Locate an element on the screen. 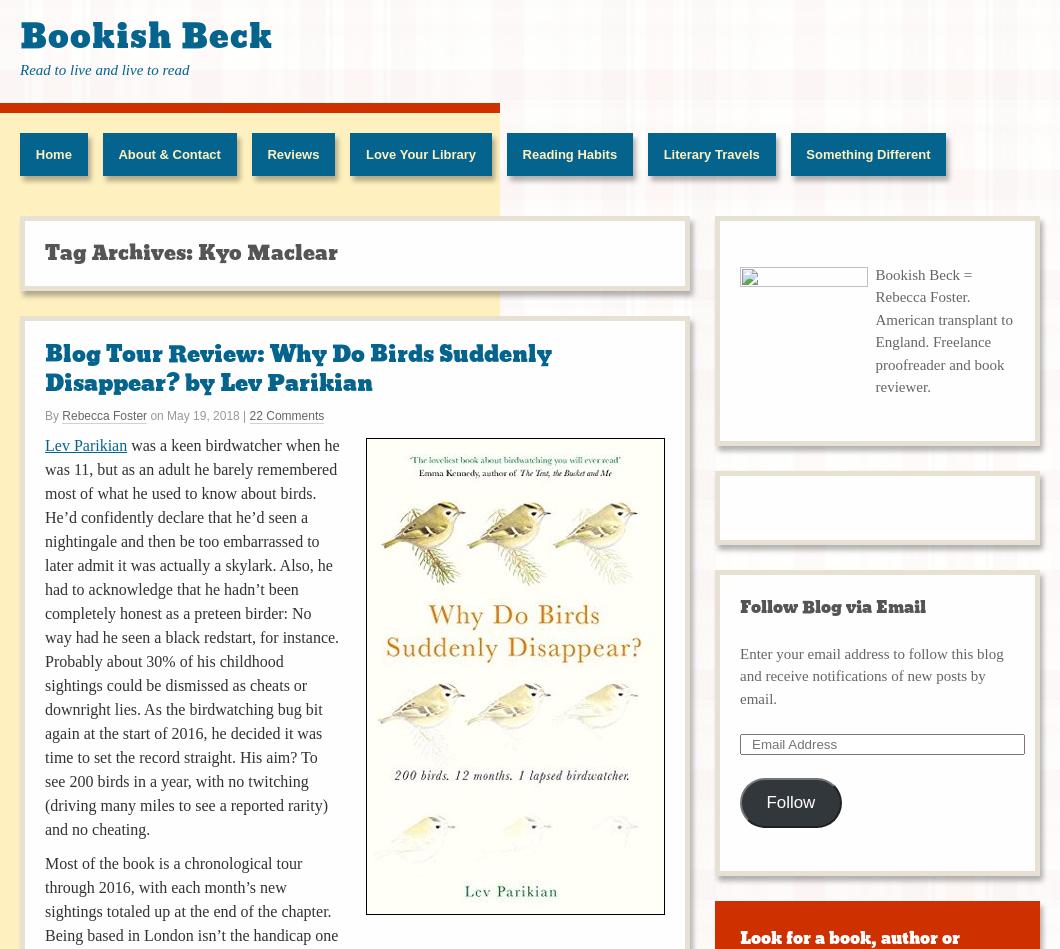 The width and height of the screenshot is (1060, 949). 'Enter your email address to follow this blog and receive notifications of new posts by email.' is located at coordinates (871, 675).